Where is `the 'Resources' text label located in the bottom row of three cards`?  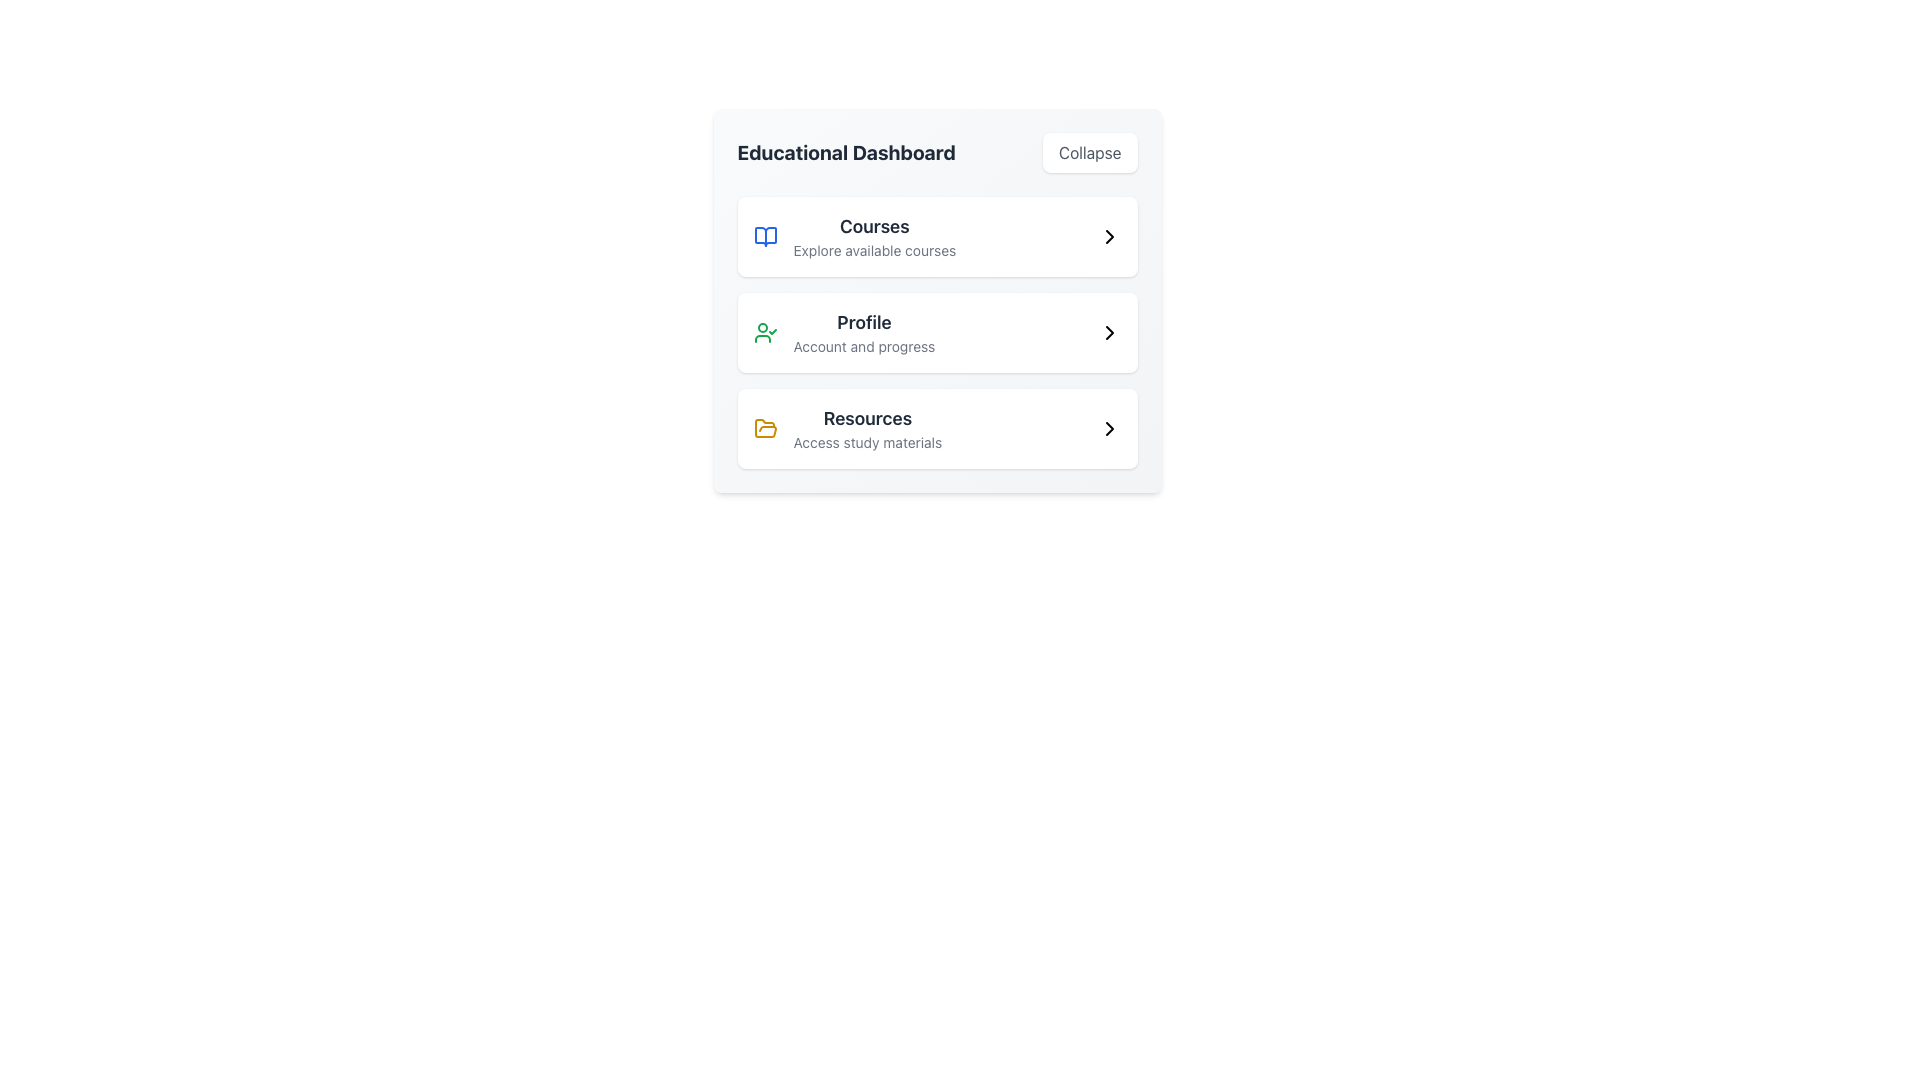 the 'Resources' text label located in the bottom row of three cards is located at coordinates (867, 427).